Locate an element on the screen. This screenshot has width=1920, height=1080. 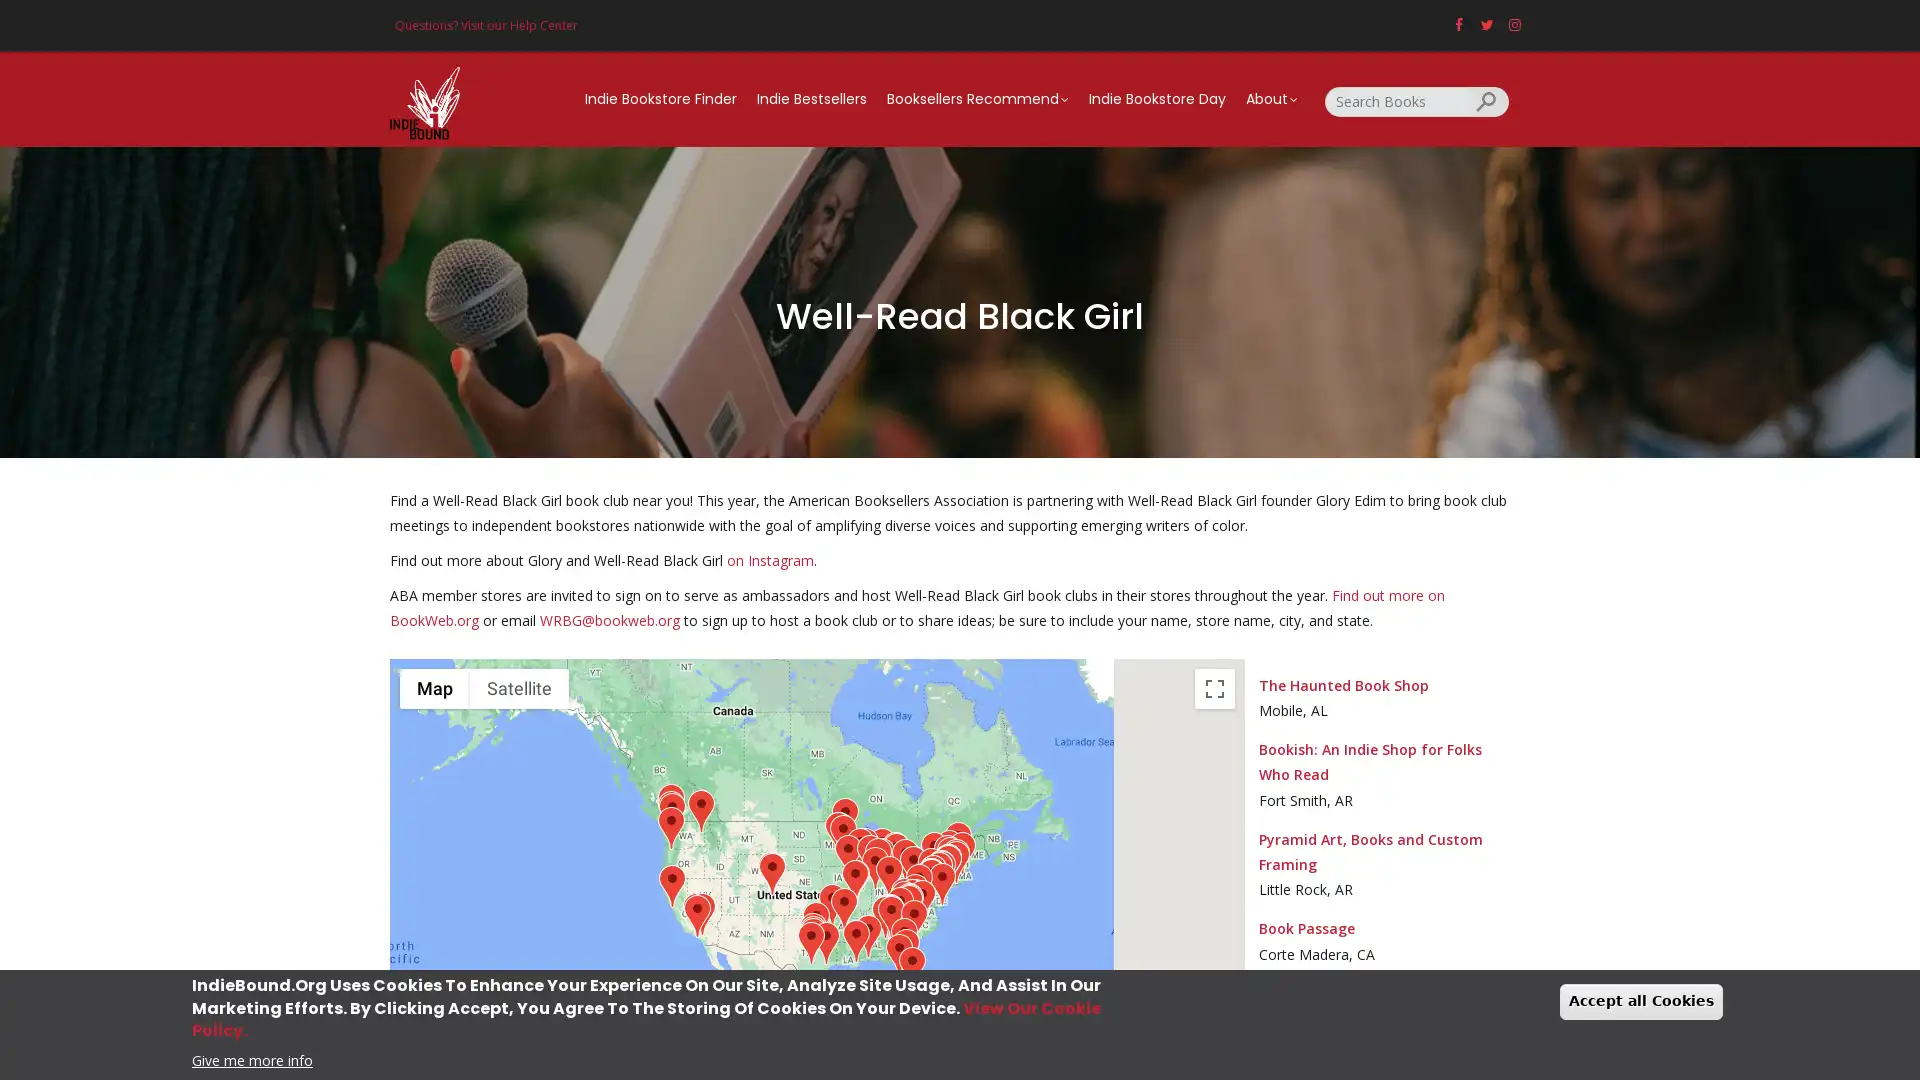
Book House of Stuyvesant Plaza is located at coordinates (947, 850).